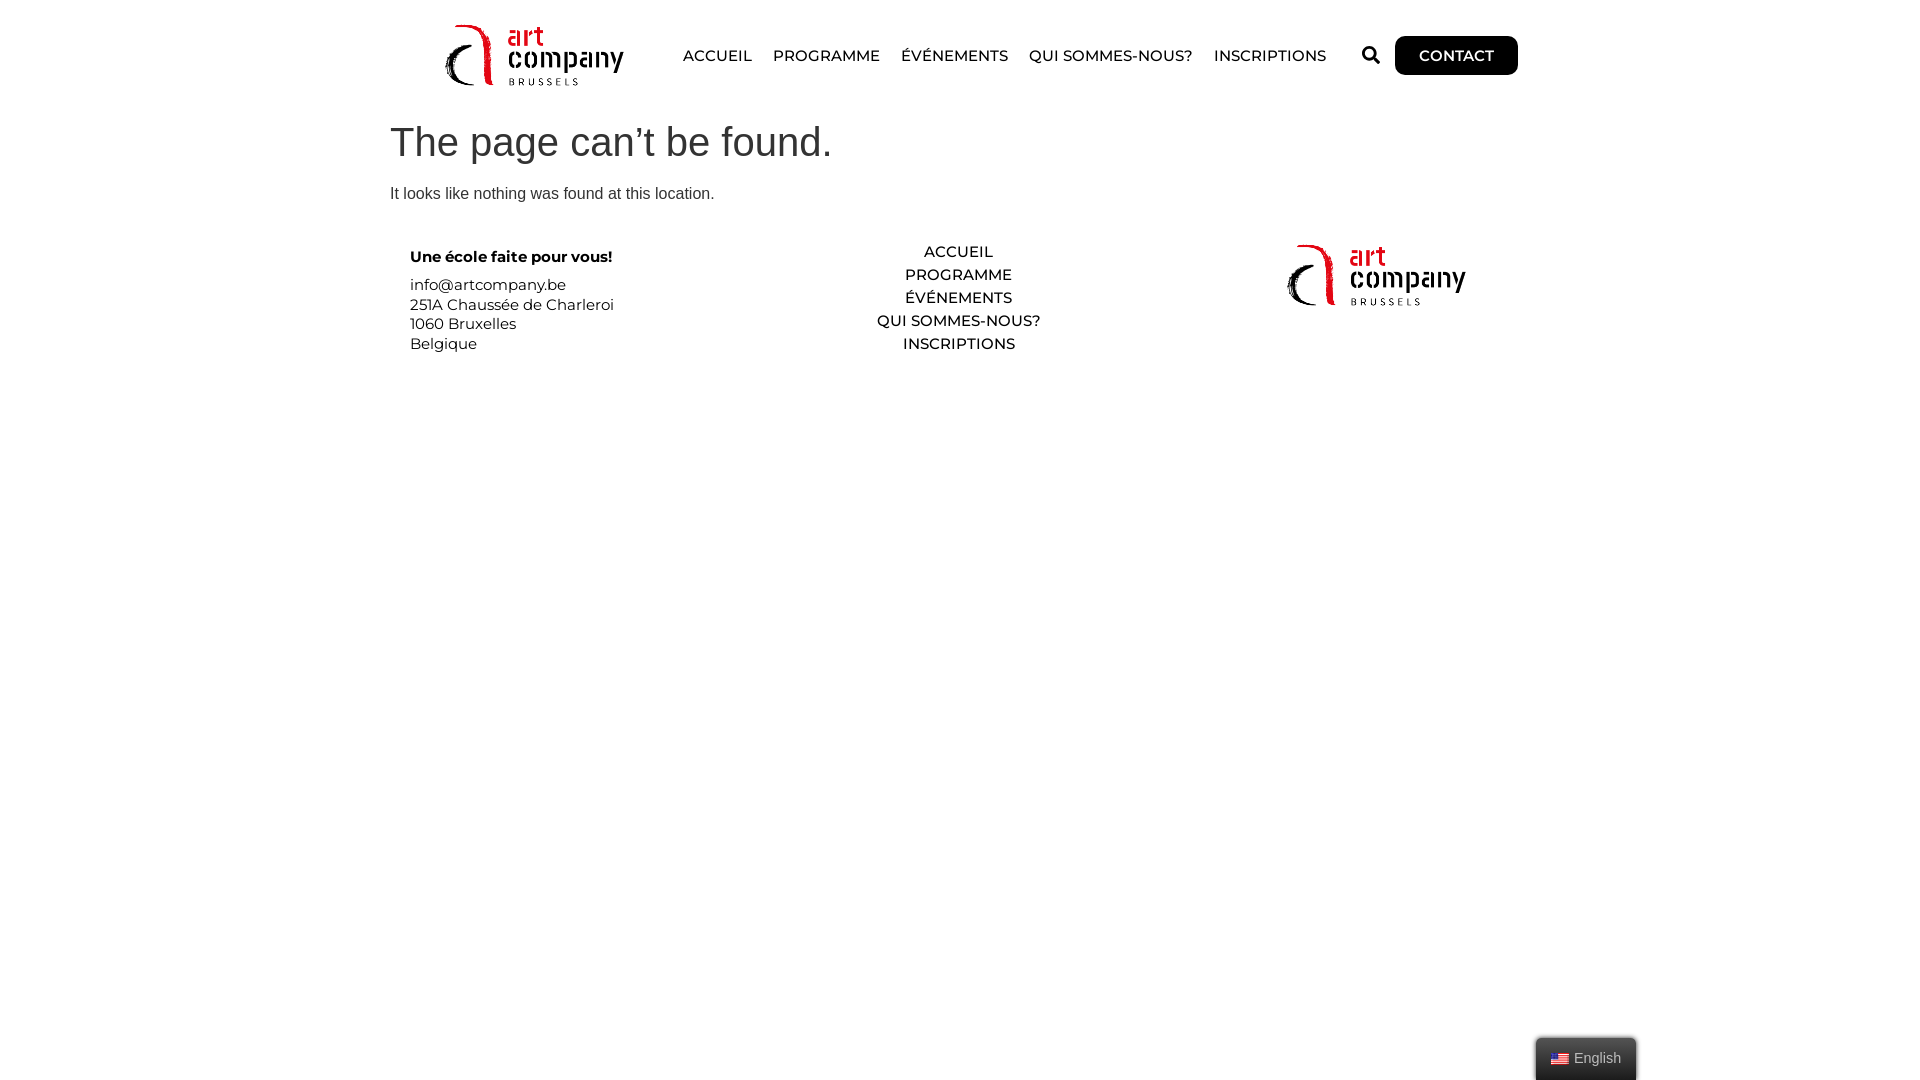 Image resolution: width=1920 pixels, height=1080 pixels. Describe the element at coordinates (1109, 54) in the screenshot. I see `'QUI SOMMES-NOUS?'` at that location.